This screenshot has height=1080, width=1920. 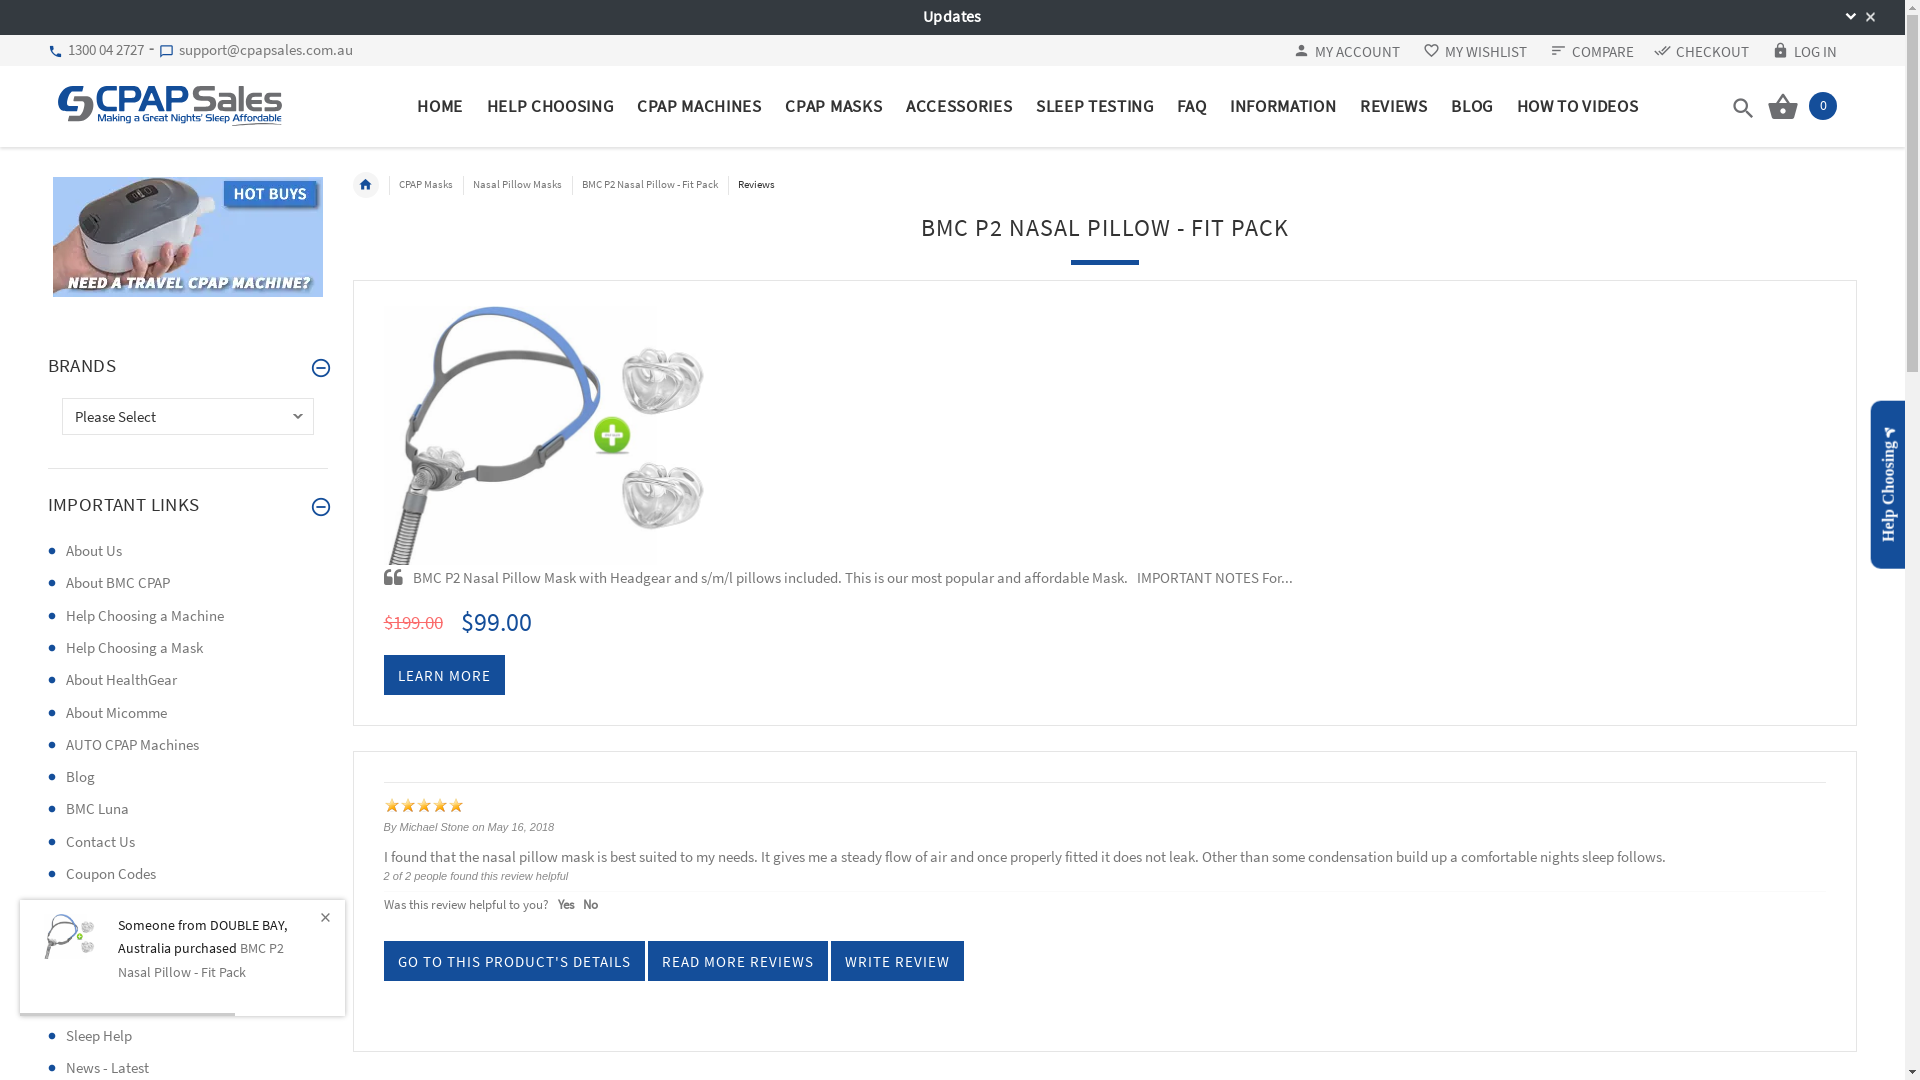 What do you see at coordinates (1804, 50) in the screenshot?
I see `'LOG IN'` at bounding box center [1804, 50].